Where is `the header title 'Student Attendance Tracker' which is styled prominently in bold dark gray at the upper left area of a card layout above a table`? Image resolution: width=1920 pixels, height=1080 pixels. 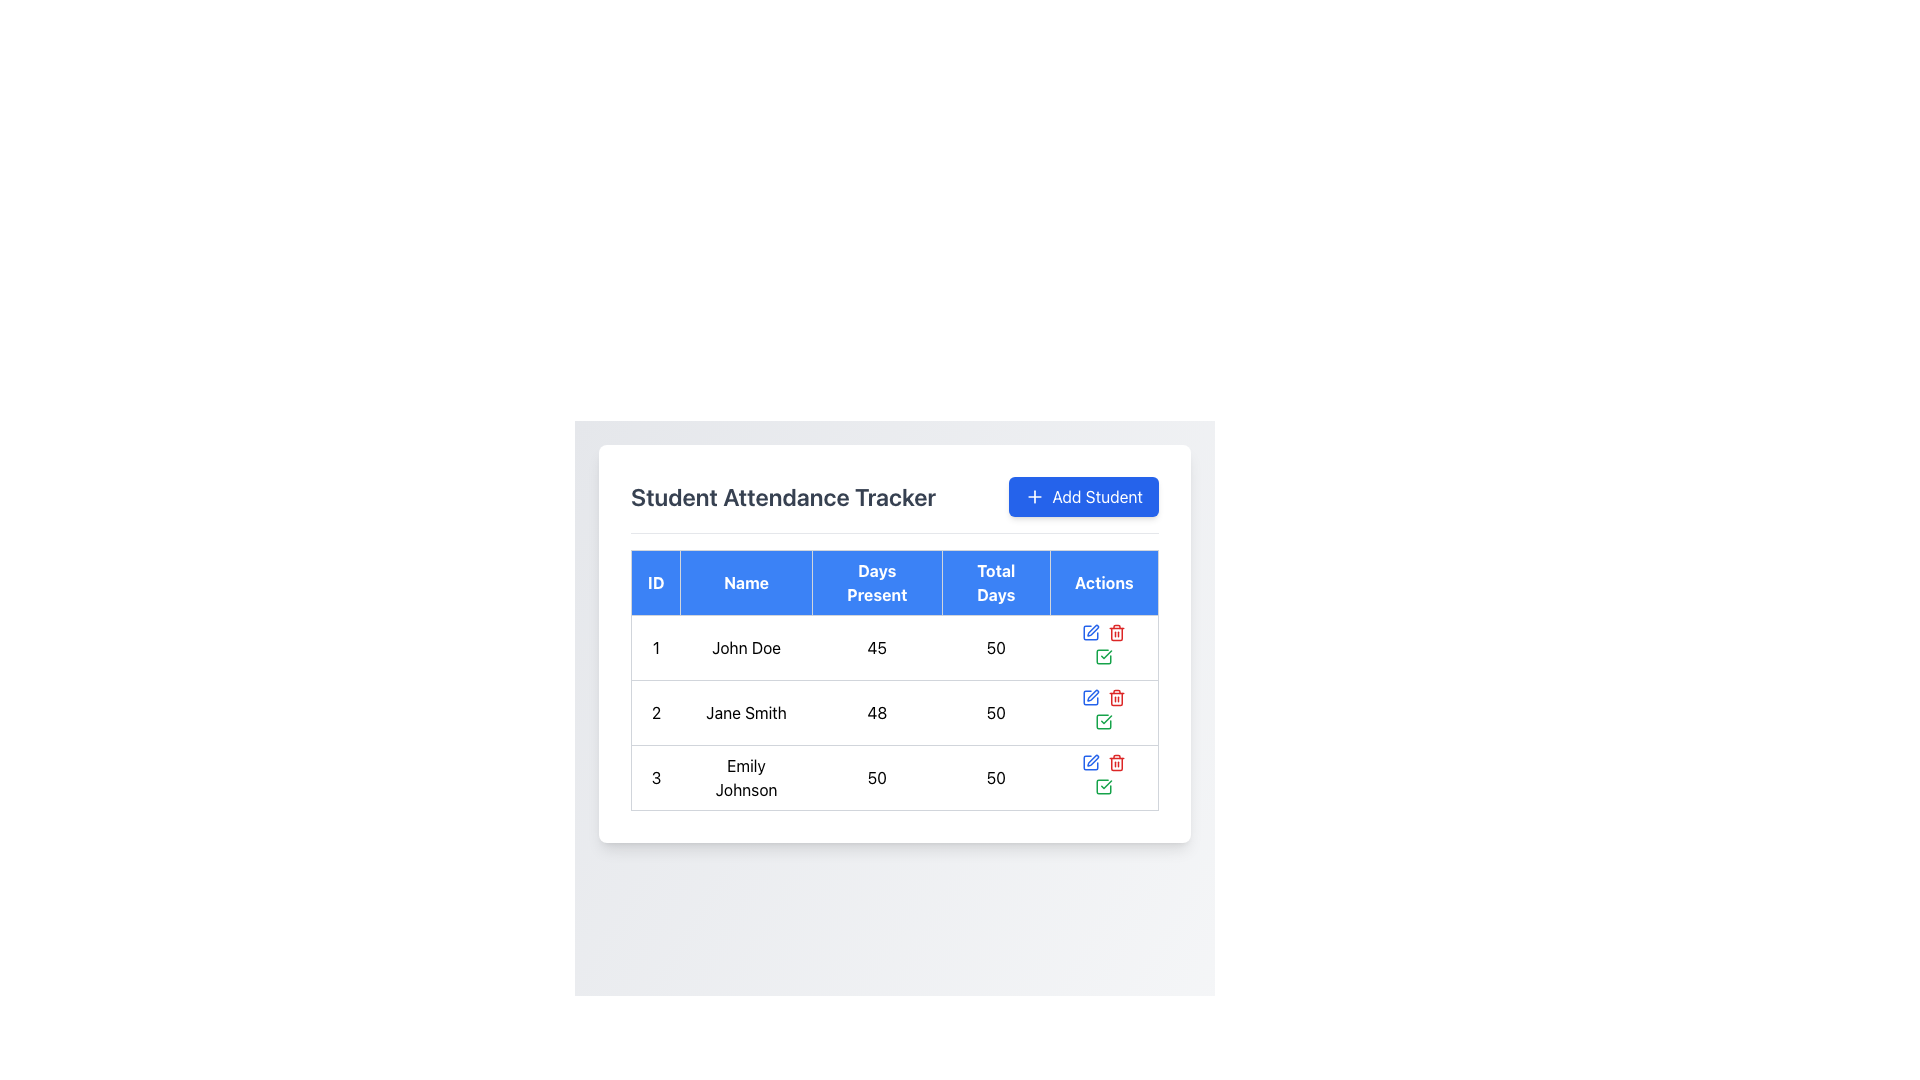
the header title 'Student Attendance Tracker' which is styled prominently in bold dark gray at the upper left area of a card layout above a table is located at coordinates (782, 496).